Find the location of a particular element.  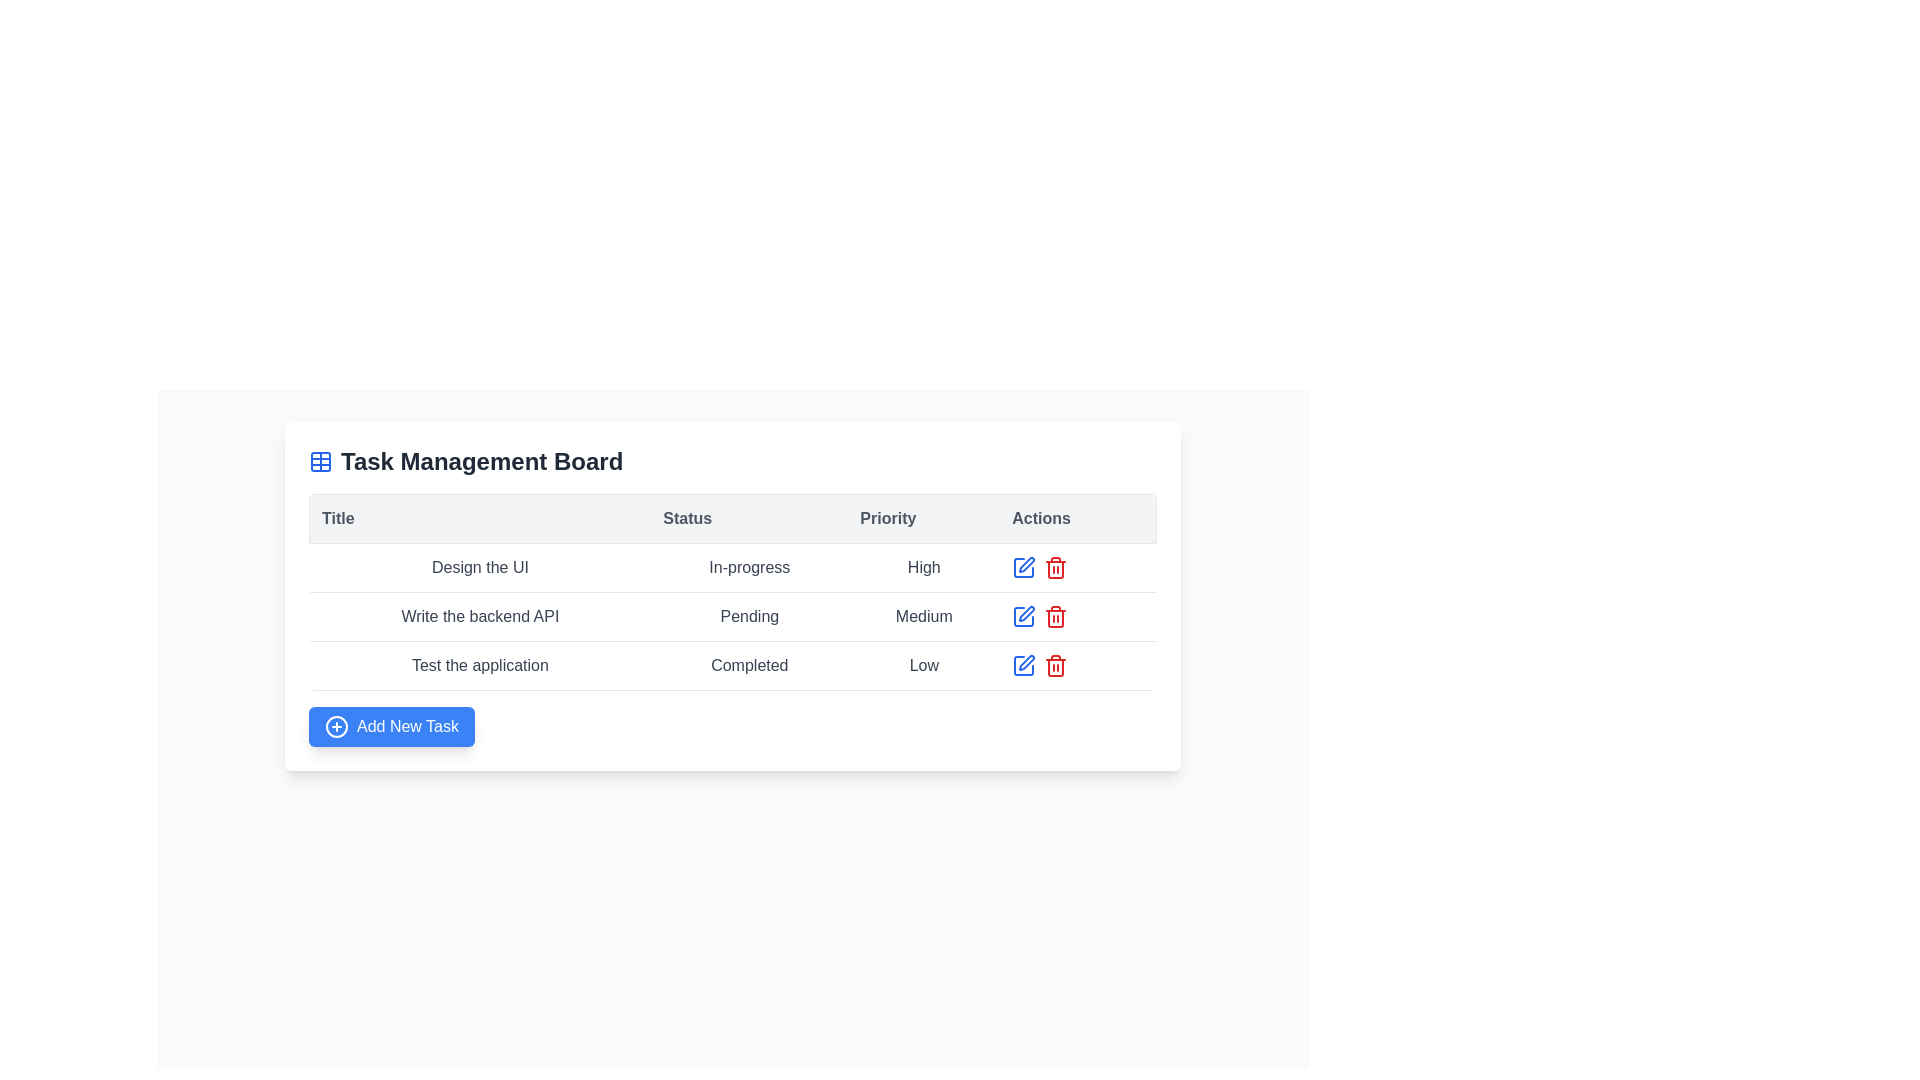

the text label 'High' in the Priority column under the Design the UI row in the task table is located at coordinates (923, 567).